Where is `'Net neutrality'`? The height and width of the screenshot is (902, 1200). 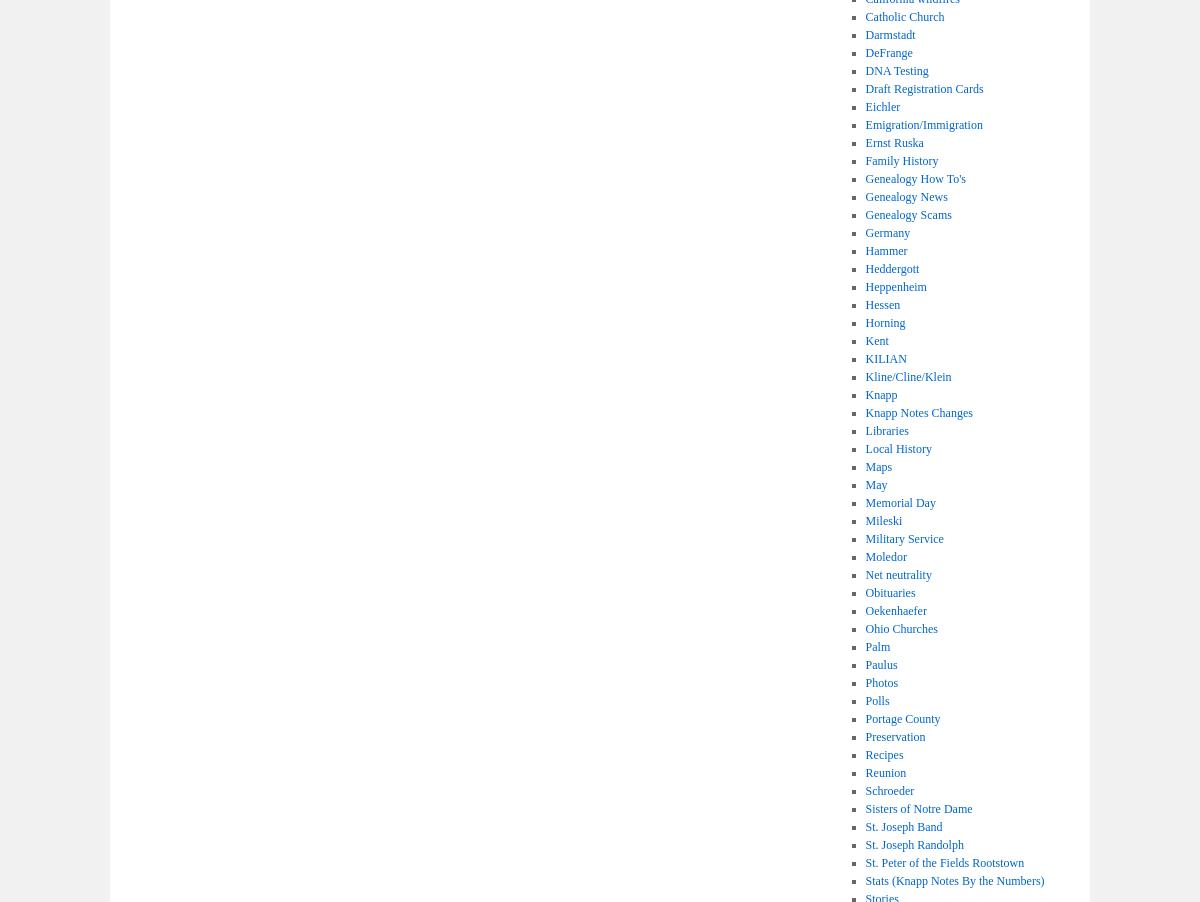
'Net neutrality' is located at coordinates (896, 575).